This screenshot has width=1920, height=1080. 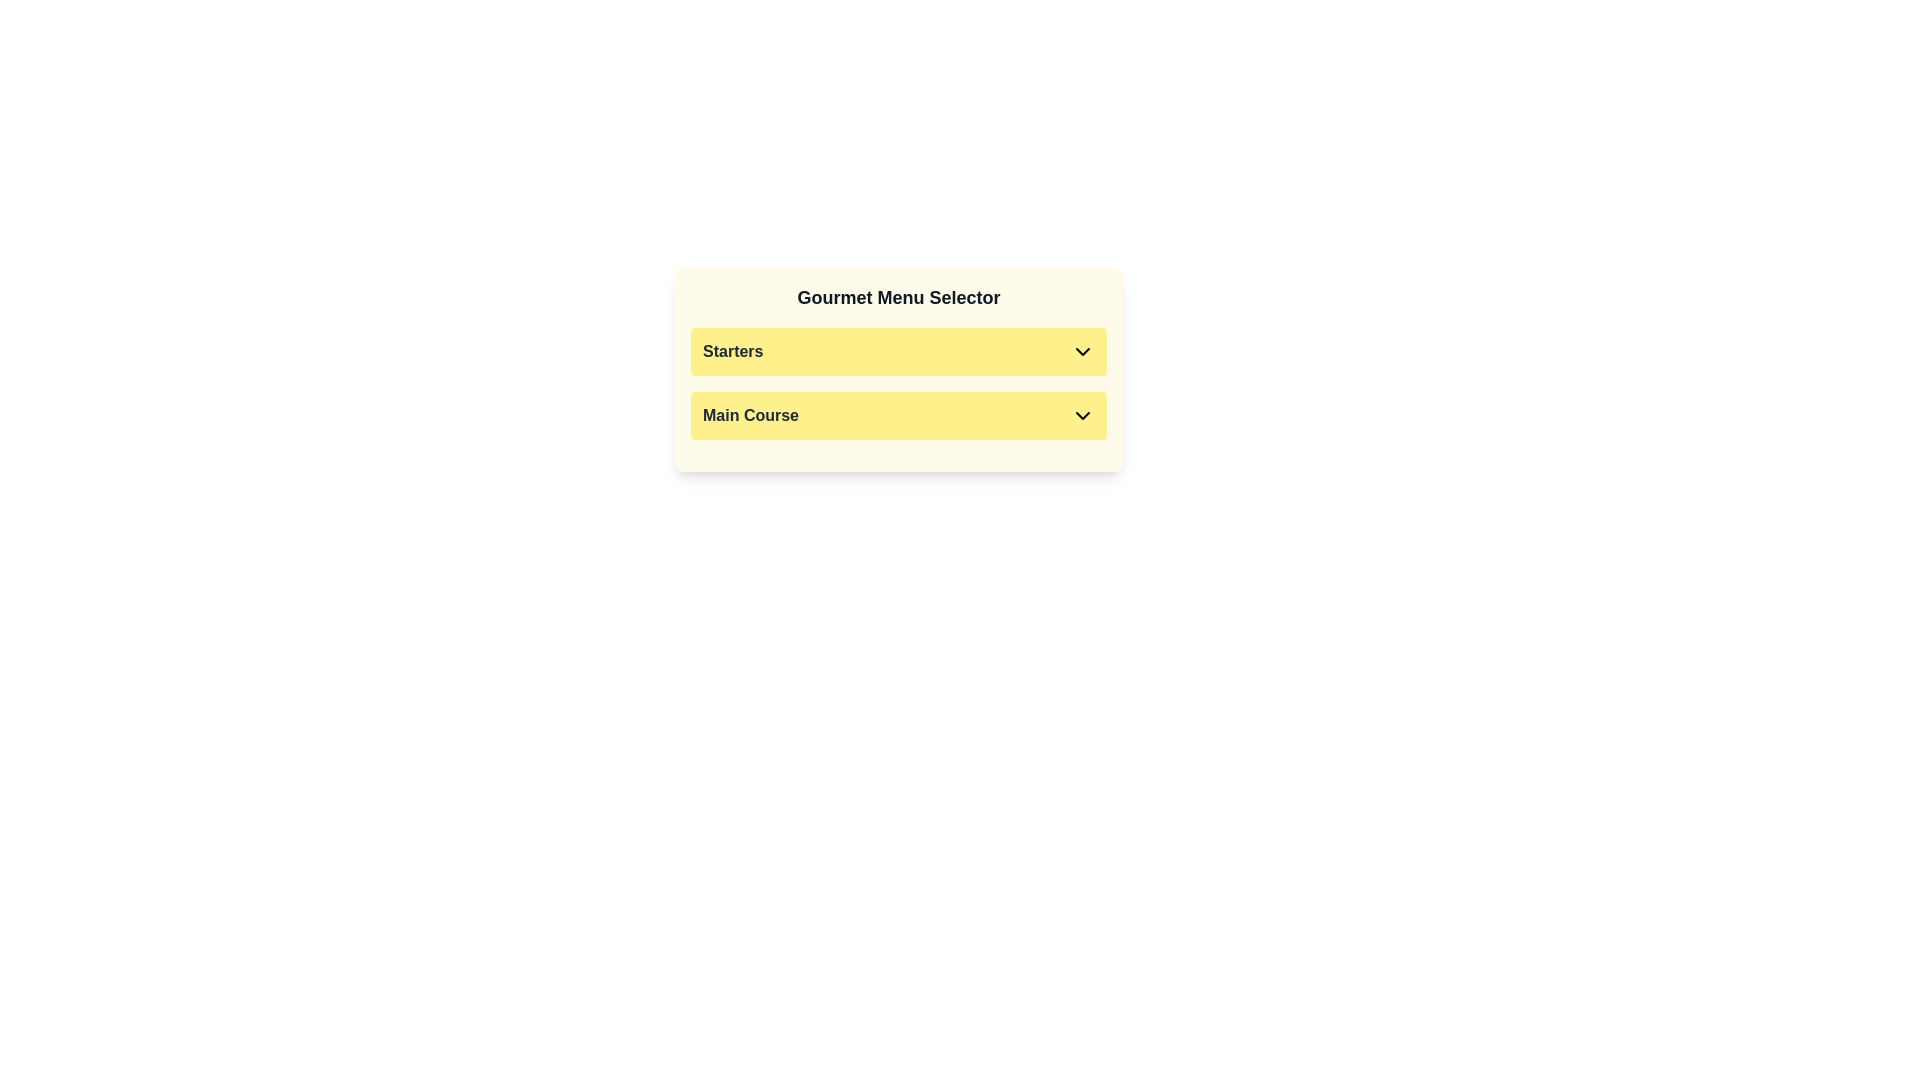 What do you see at coordinates (897, 350) in the screenshot?
I see `the first dropdown menu within the 'Gourmet Menu Selector' section` at bounding box center [897, 350].